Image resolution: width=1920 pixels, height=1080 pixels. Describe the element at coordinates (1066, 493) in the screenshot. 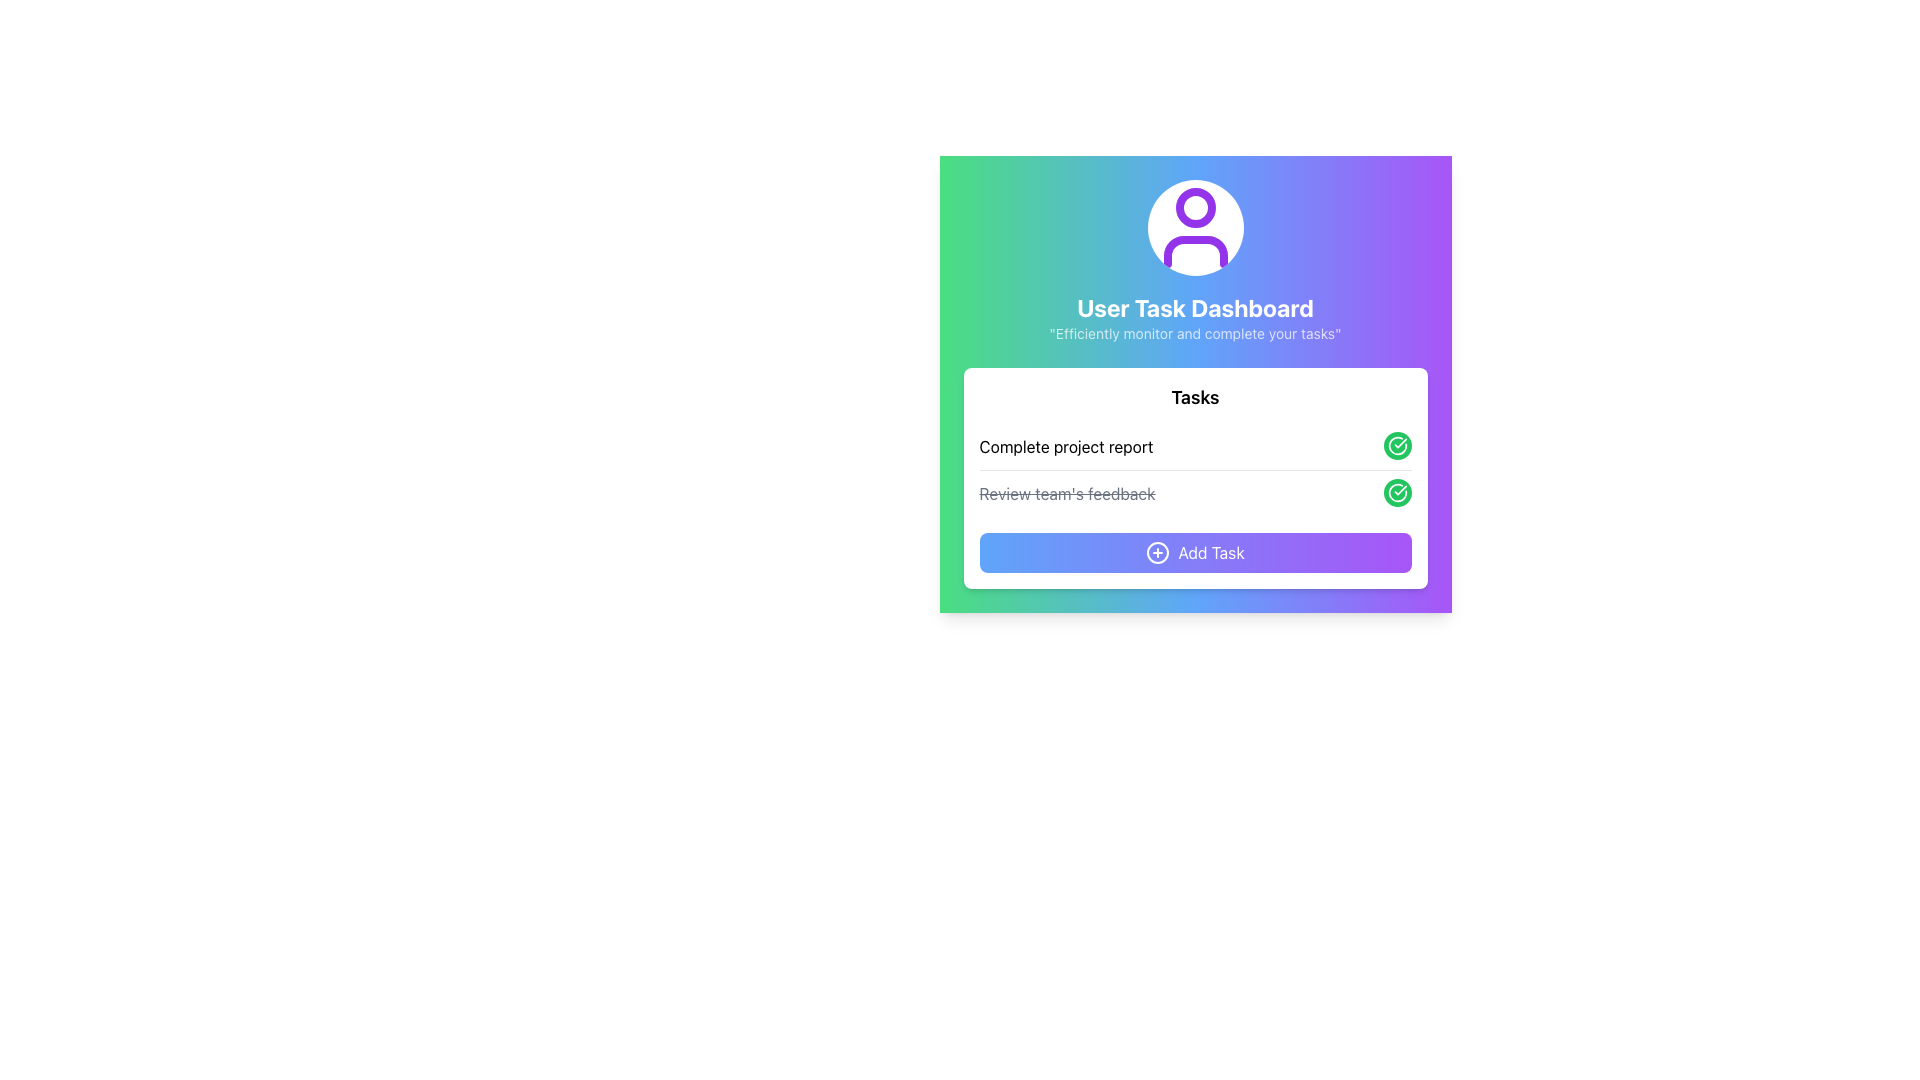

I see `text of the completed task label located below 'Complete project report' in the task list, which has a strikethrough styling` at that location.